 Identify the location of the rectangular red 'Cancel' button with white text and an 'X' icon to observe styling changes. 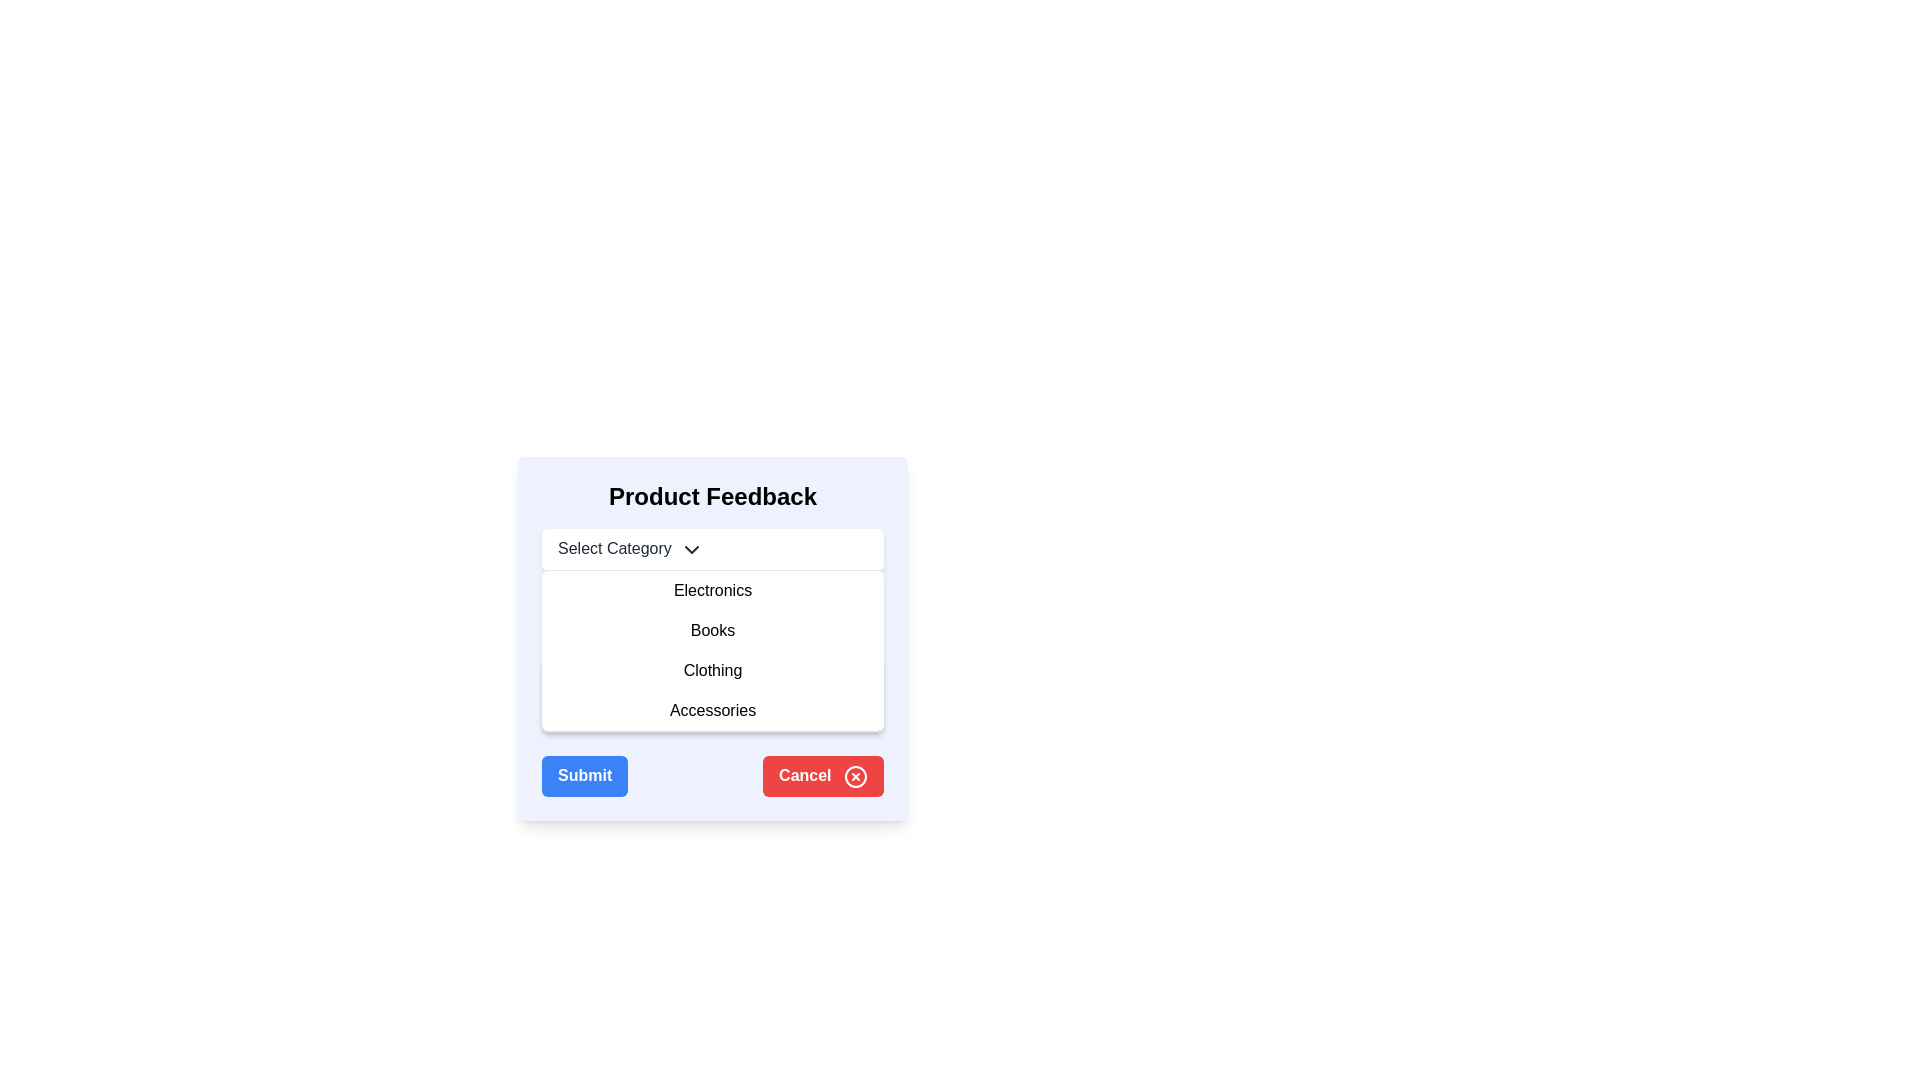
(823, 775).